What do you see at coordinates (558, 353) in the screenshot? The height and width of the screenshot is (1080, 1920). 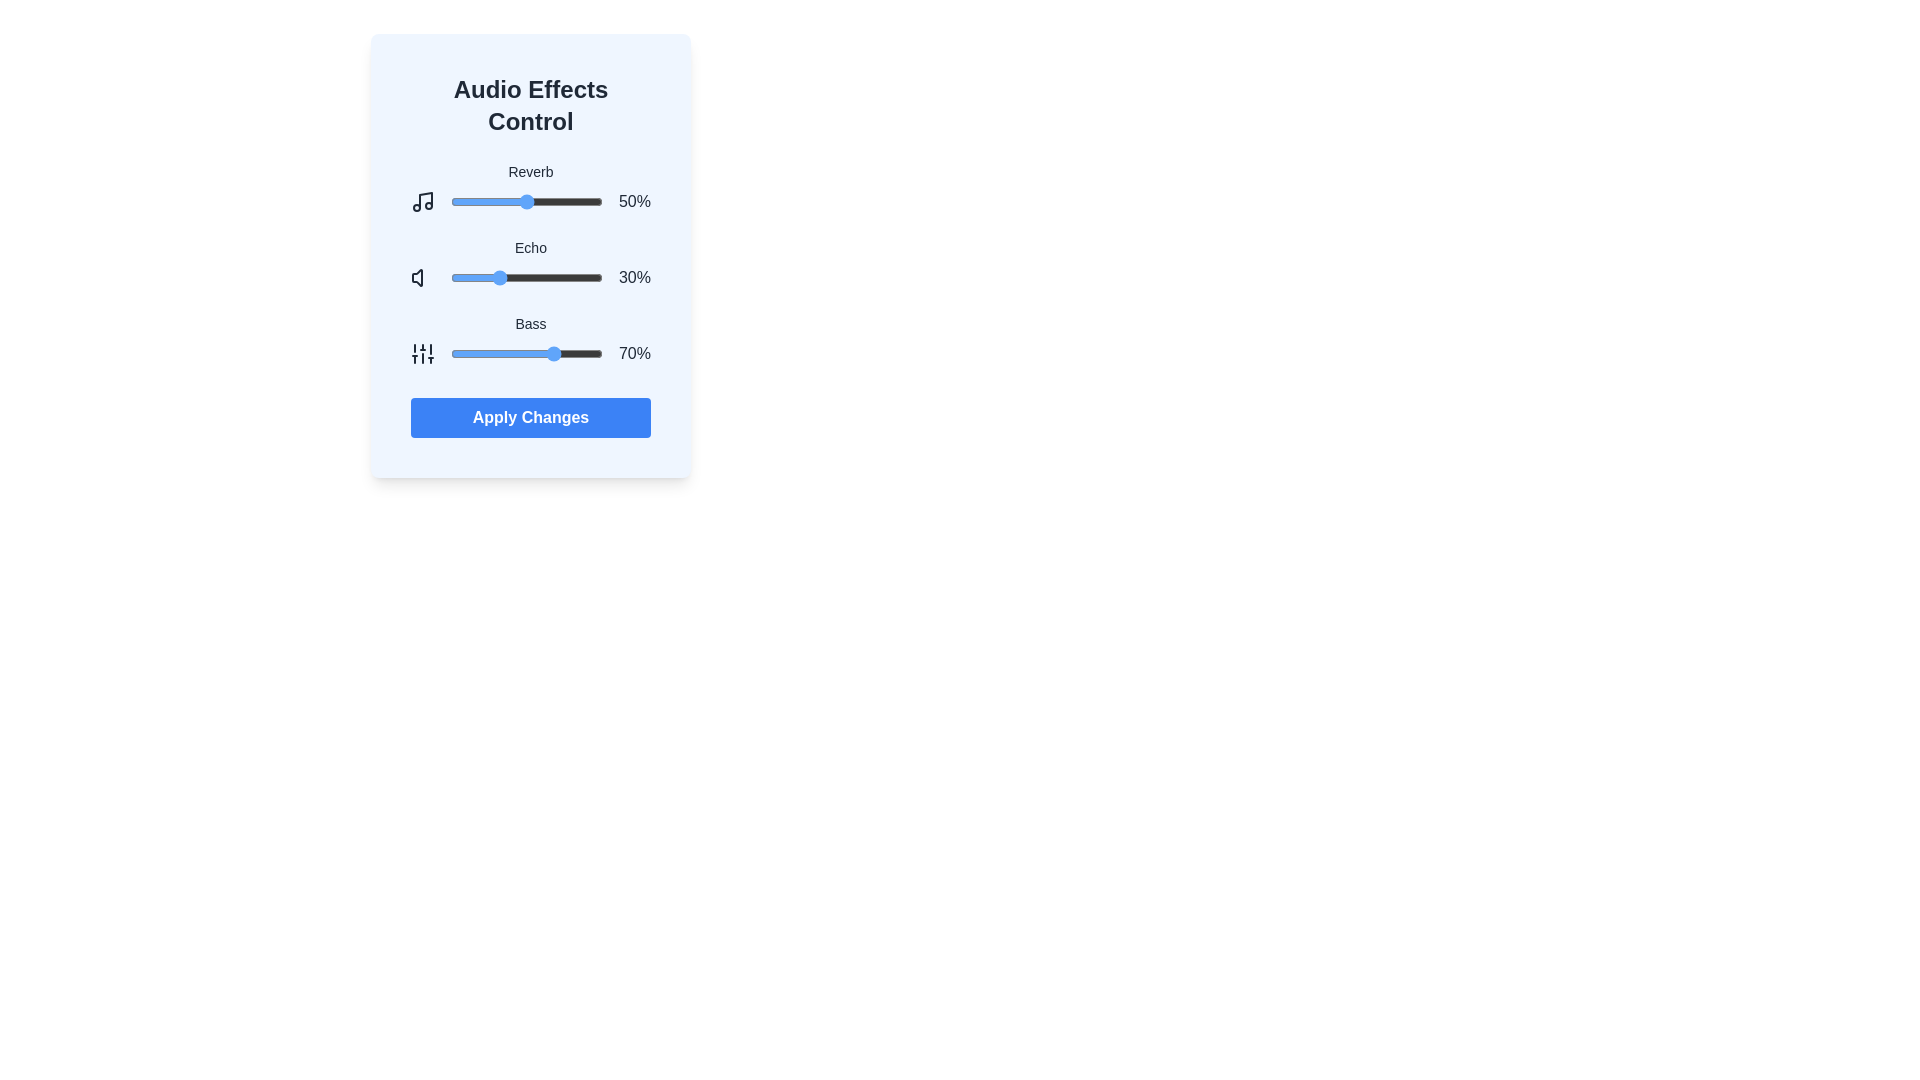 I see `the bass effect` at bounding box center [558, 353].